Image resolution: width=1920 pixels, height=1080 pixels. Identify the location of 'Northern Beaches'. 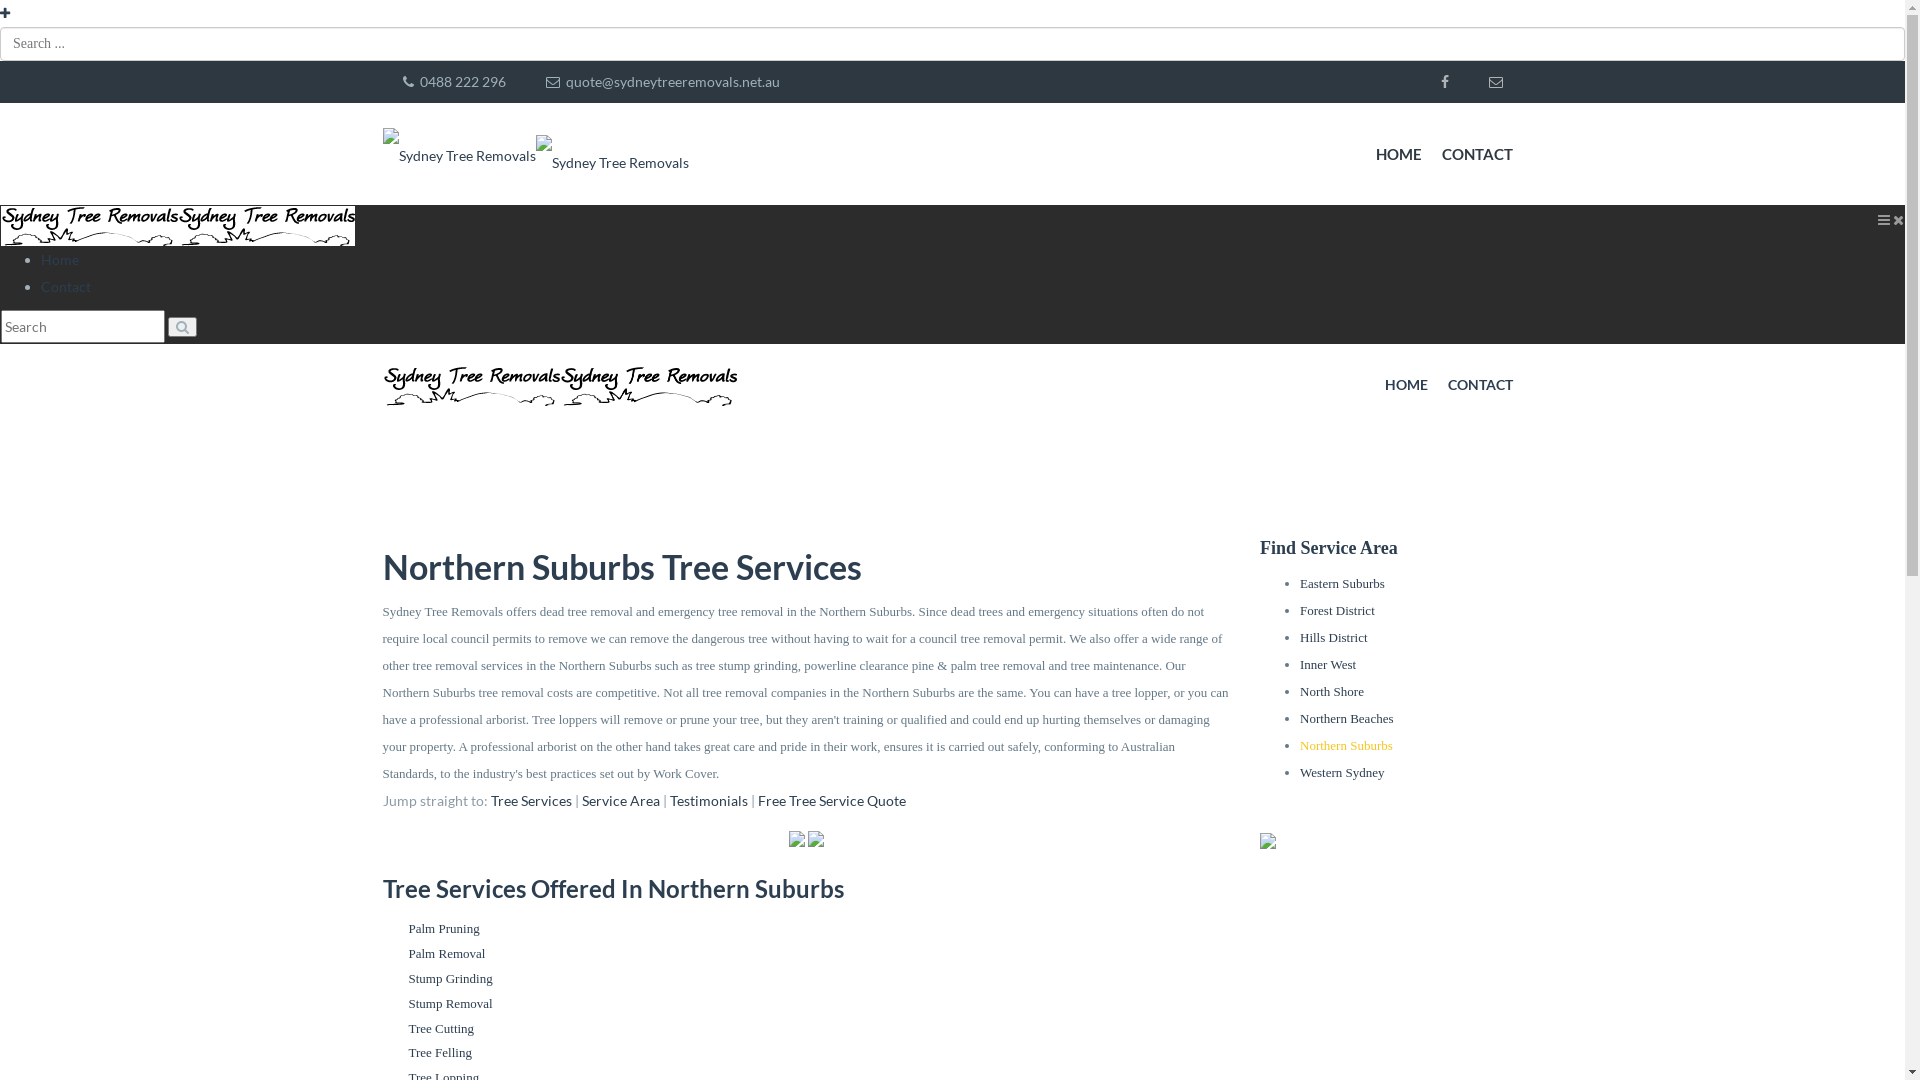
(1347, 717).